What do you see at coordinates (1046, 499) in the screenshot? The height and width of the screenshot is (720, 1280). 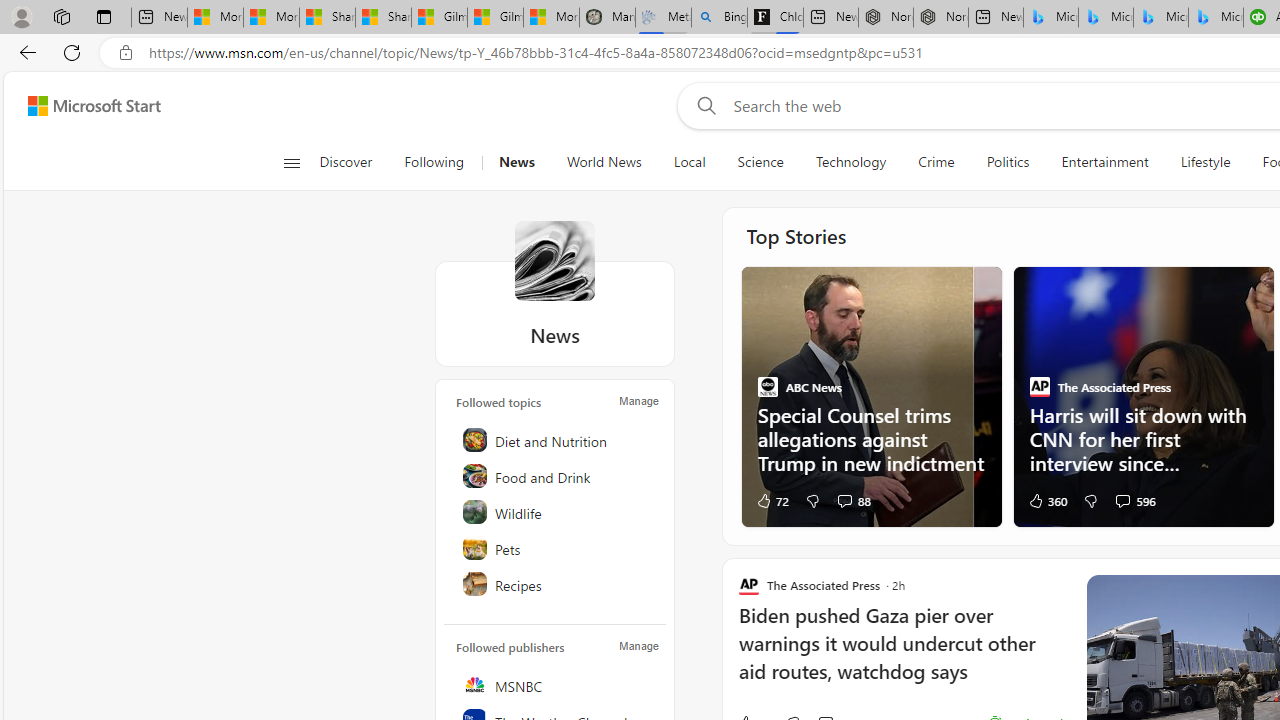 I see `'360 Like'` at bounding box center [1046, 499].